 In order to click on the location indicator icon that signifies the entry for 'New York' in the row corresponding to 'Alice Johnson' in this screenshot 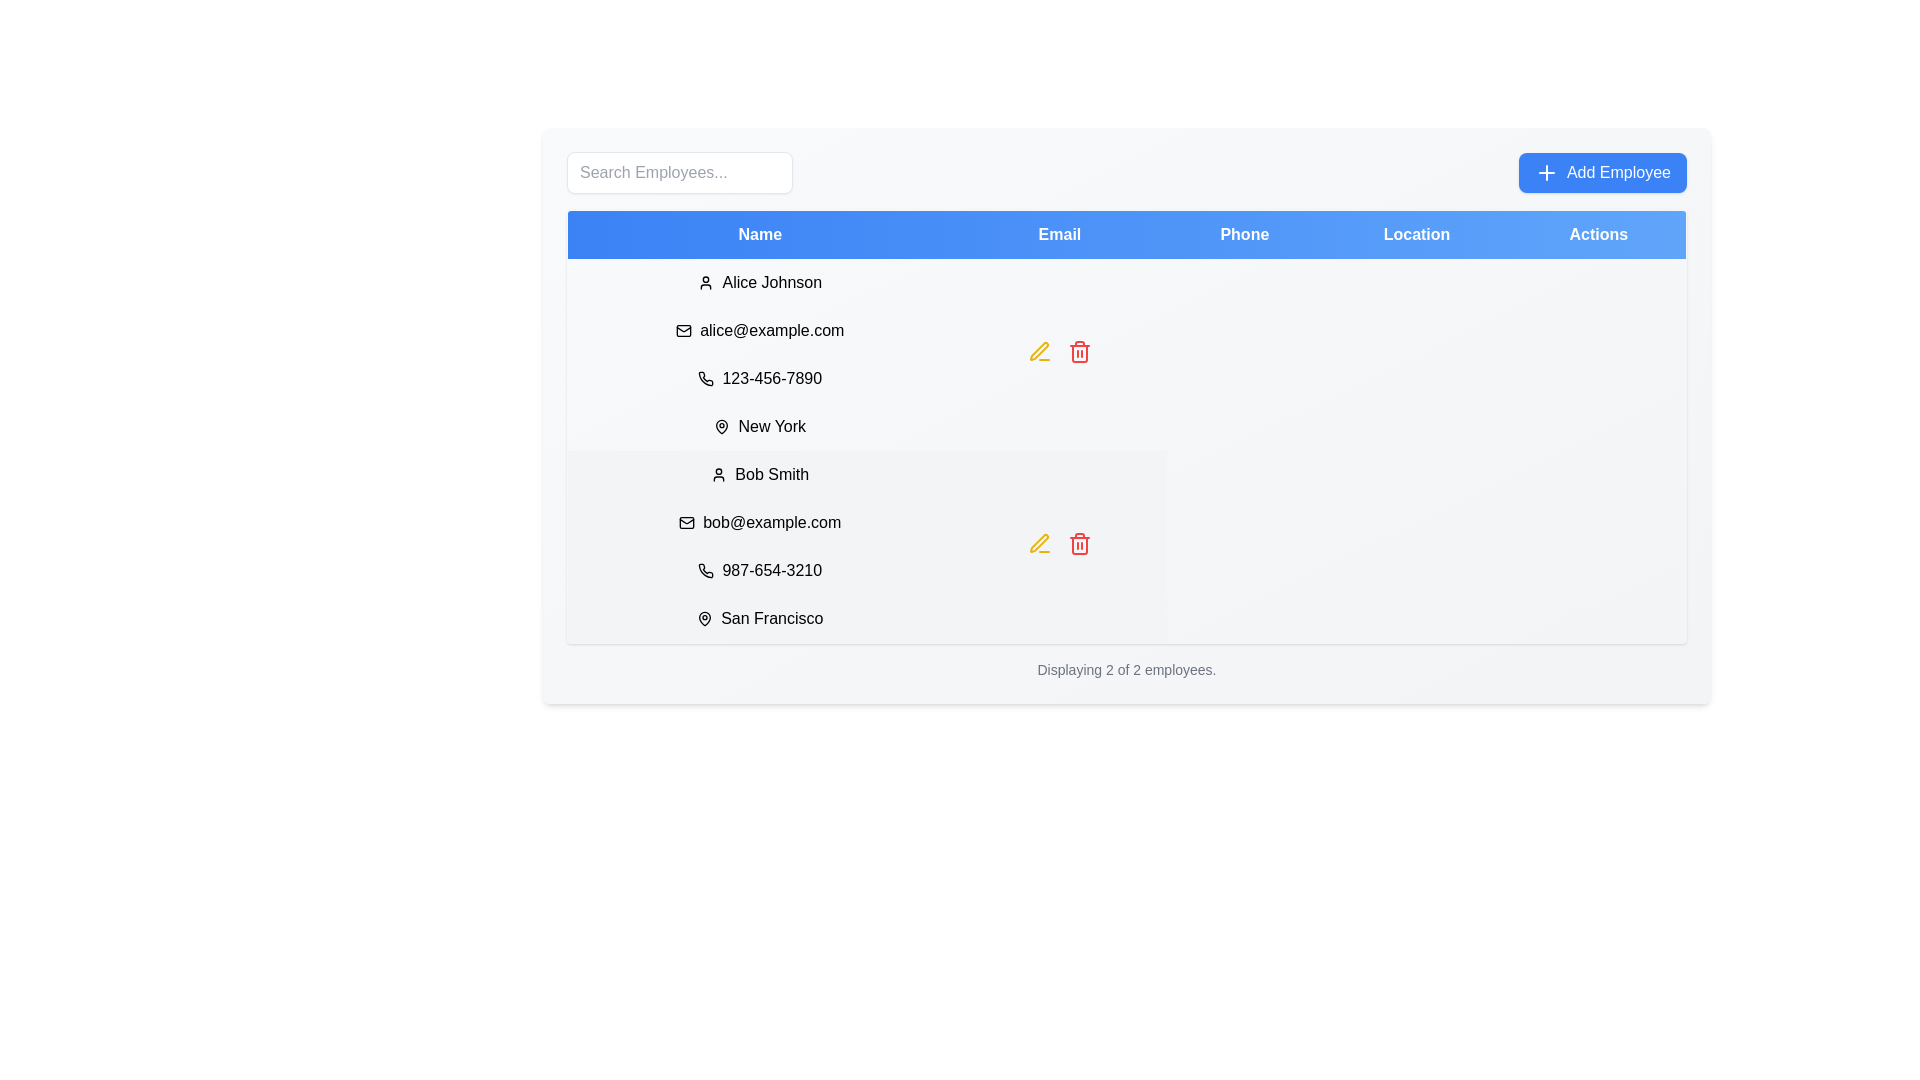, I will do `click(721, 426)`.